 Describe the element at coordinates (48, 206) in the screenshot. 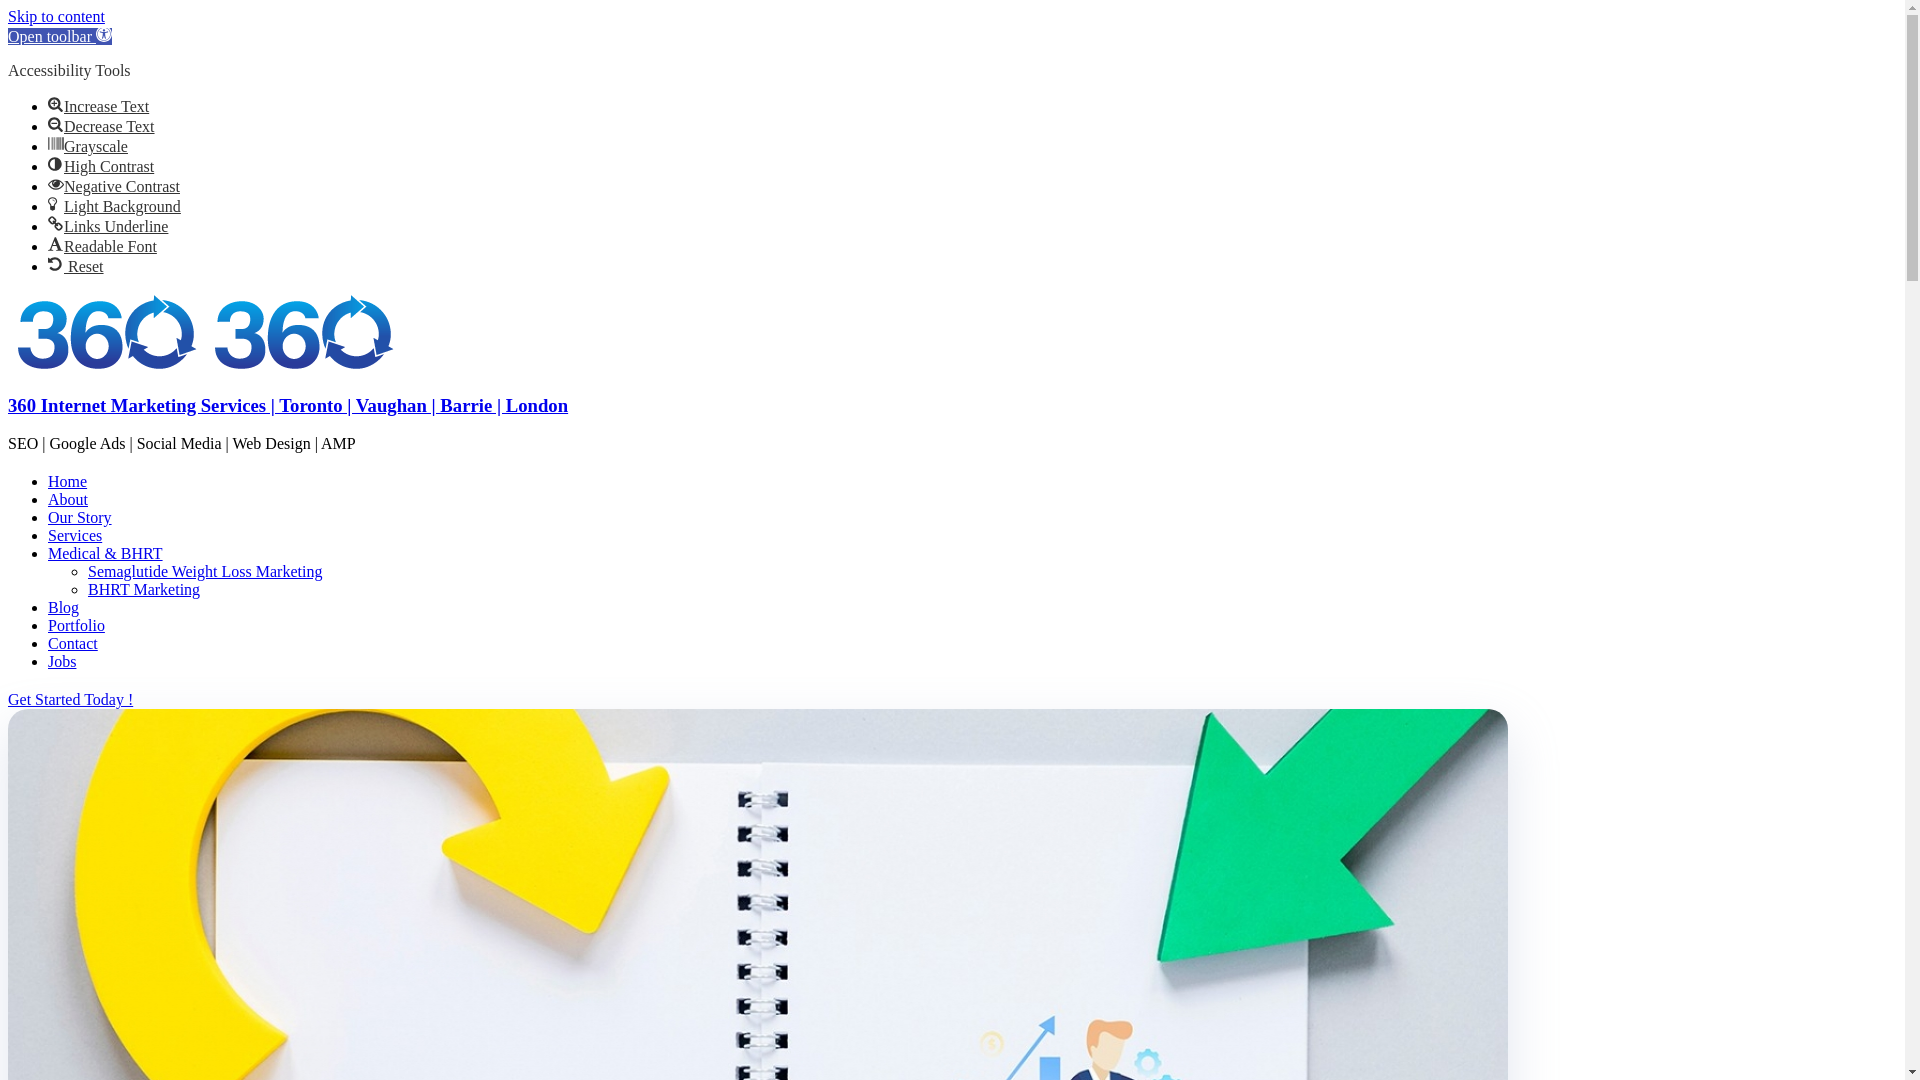

I see `'Light BackgroundLight Background'` at that location.